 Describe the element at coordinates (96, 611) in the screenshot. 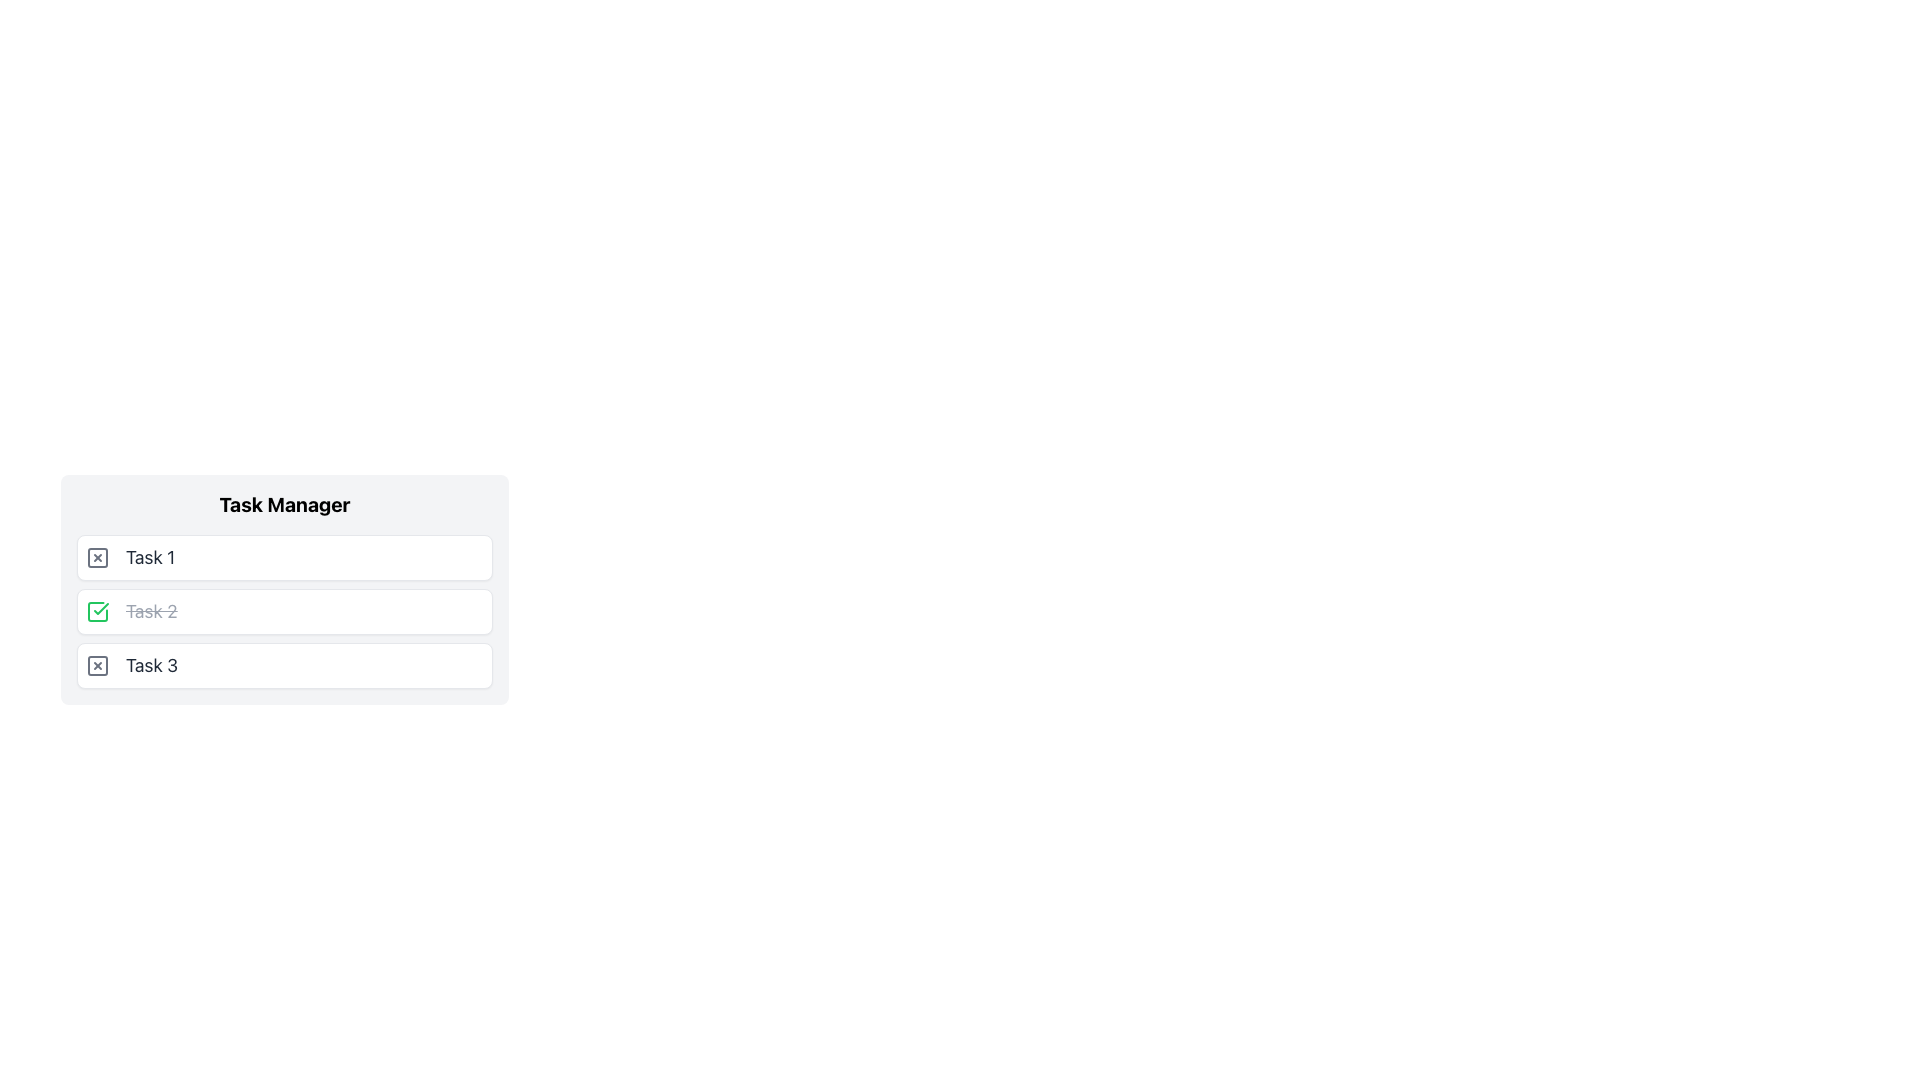

I see `the checkbox located to the left of the text 'Task 2'` at that location.